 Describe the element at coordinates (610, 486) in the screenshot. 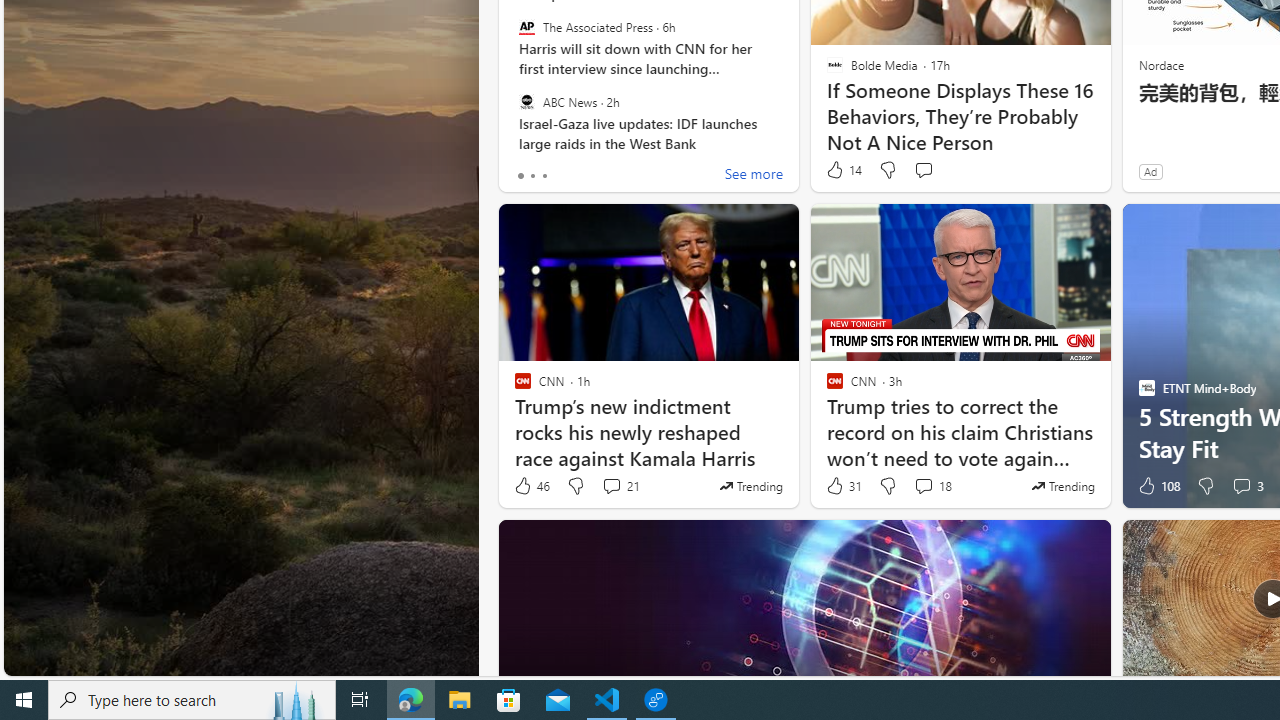

I see `'View comments 21 Comment'` at that location.